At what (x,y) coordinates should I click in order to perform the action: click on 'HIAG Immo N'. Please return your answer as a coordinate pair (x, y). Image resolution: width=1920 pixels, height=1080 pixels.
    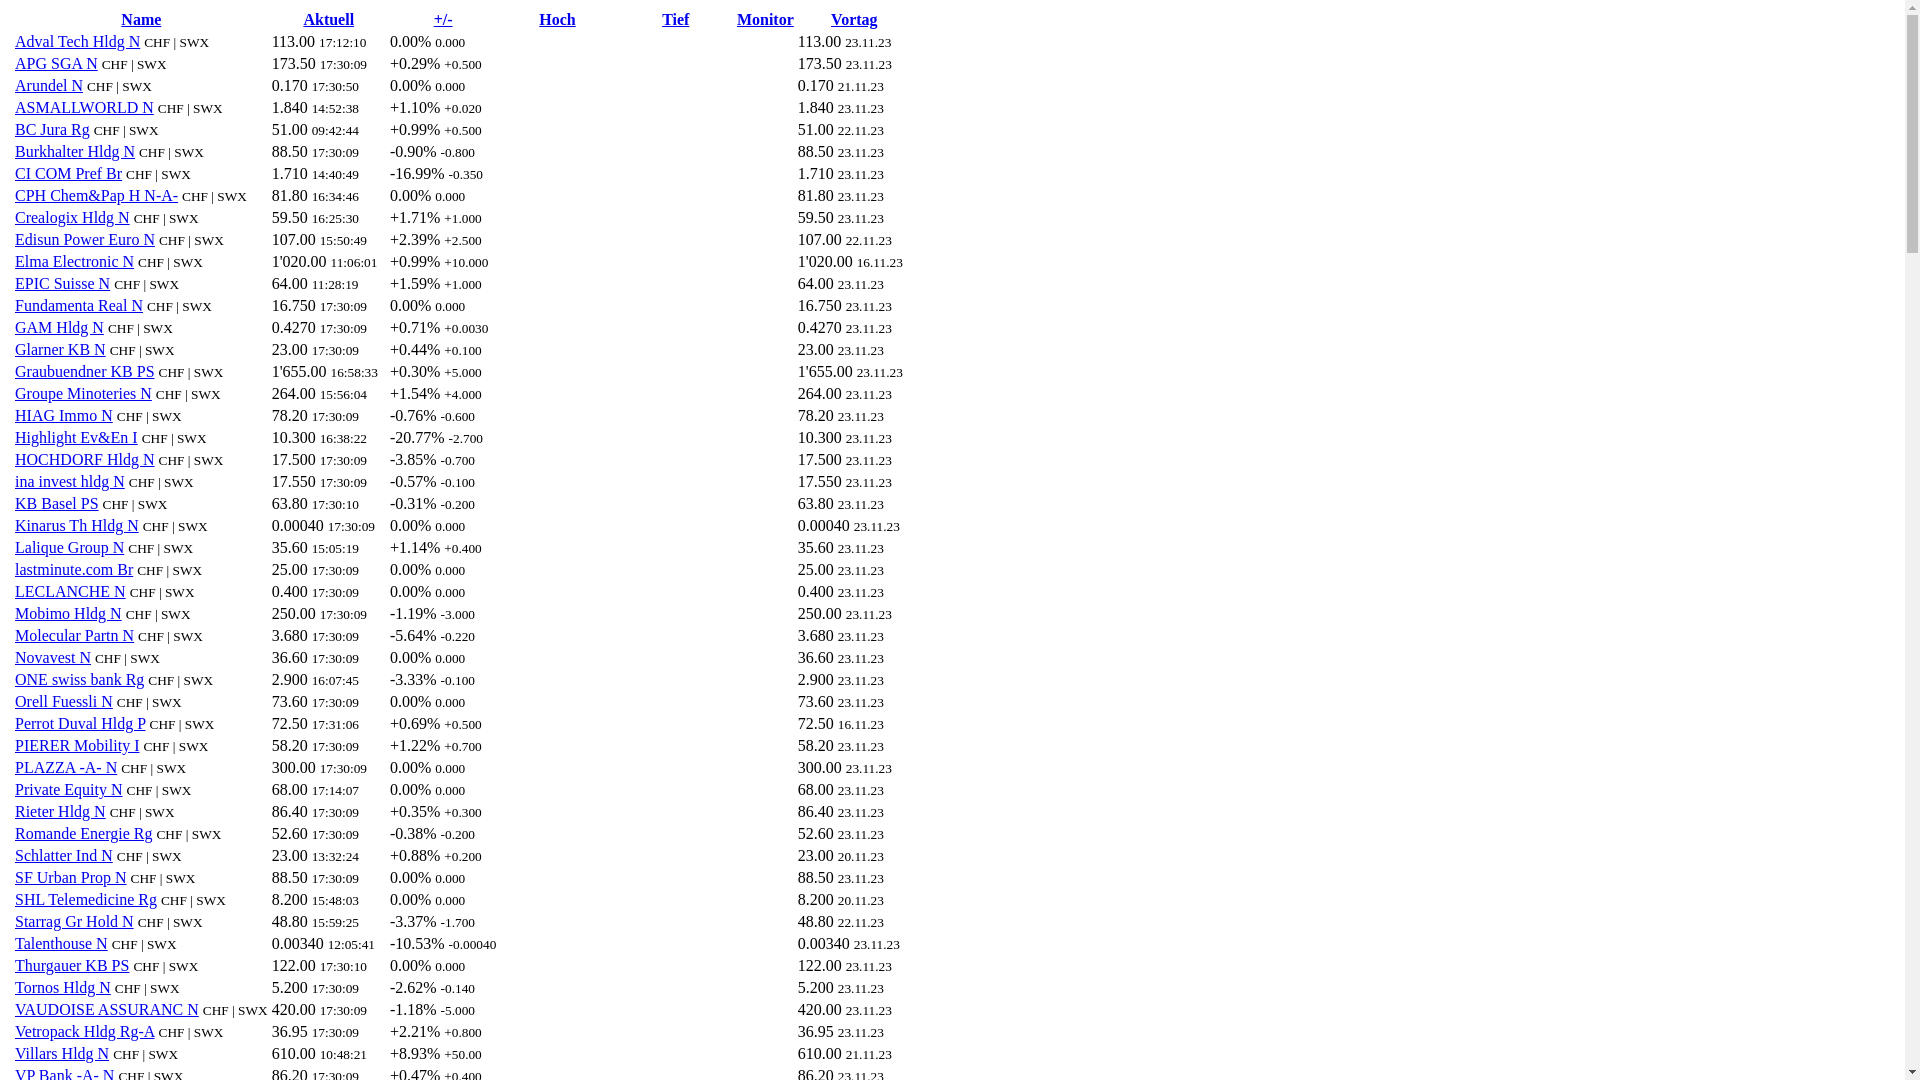
    Looking at the image, I should click on (63, 414).